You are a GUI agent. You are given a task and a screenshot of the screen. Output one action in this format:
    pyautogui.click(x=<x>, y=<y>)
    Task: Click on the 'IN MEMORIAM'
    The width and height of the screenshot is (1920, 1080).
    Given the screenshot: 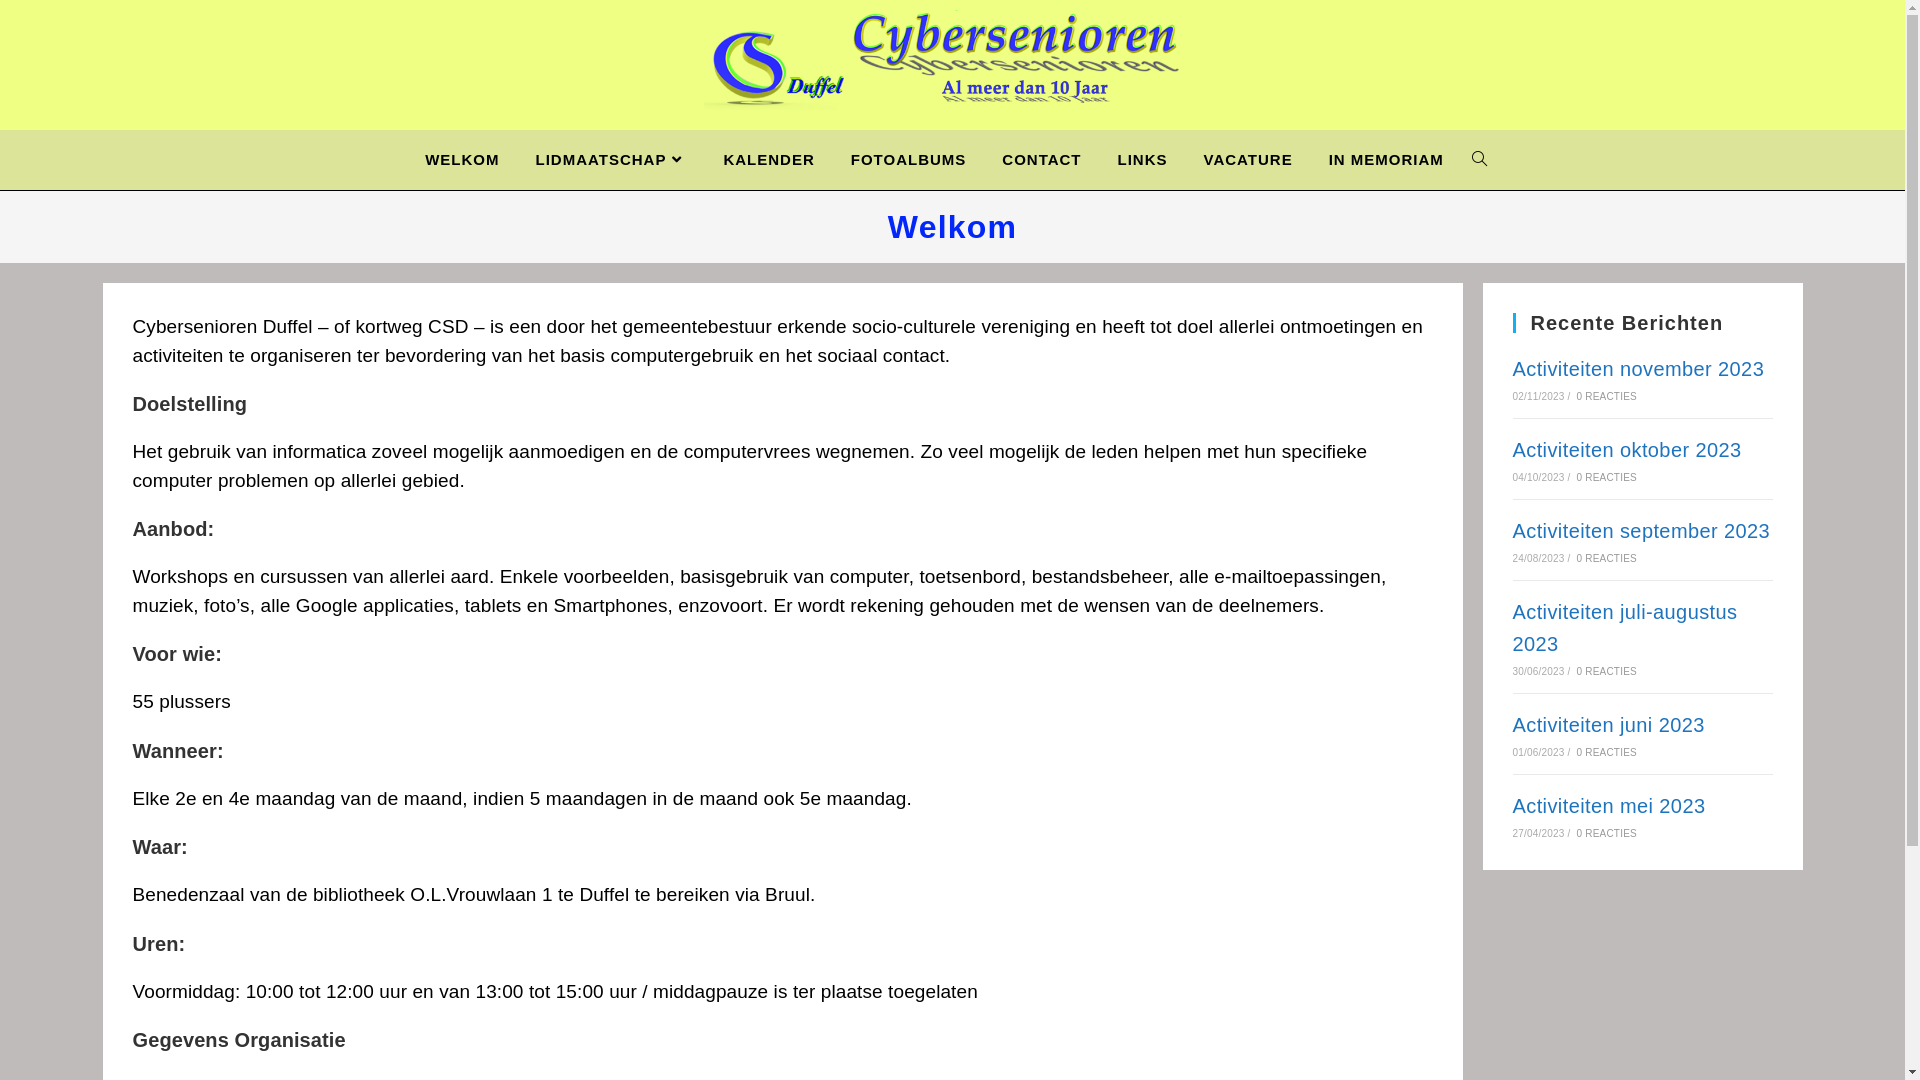 What is the action you would take?
    pyautogui.click(x=1385, y=158)
    